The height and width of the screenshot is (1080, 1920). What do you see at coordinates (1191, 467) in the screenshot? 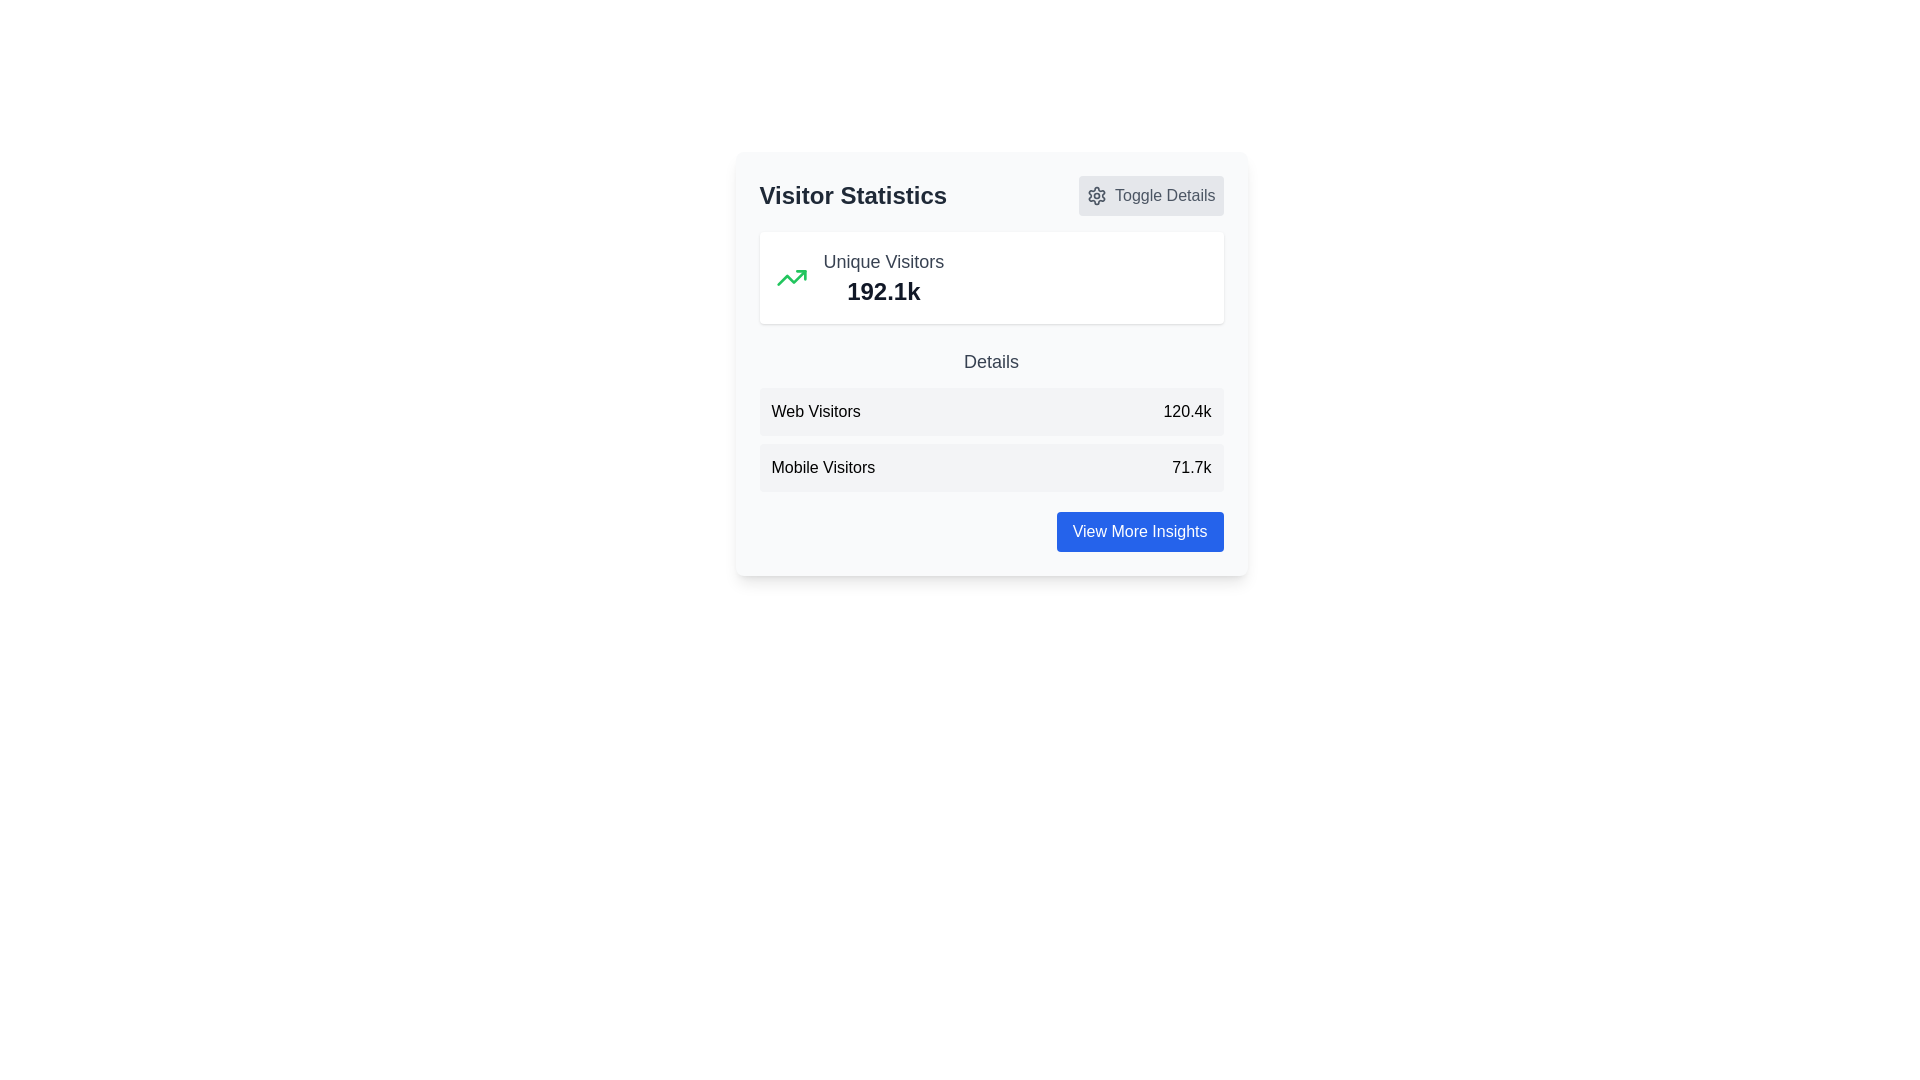
I see `the text label displaying '71.7k', which is styled in a regular sans-serif font and indicates the number of mobile visitors, located within the 'Details' section of the Visitor Statistics card` at bounding box center [1191, 467].